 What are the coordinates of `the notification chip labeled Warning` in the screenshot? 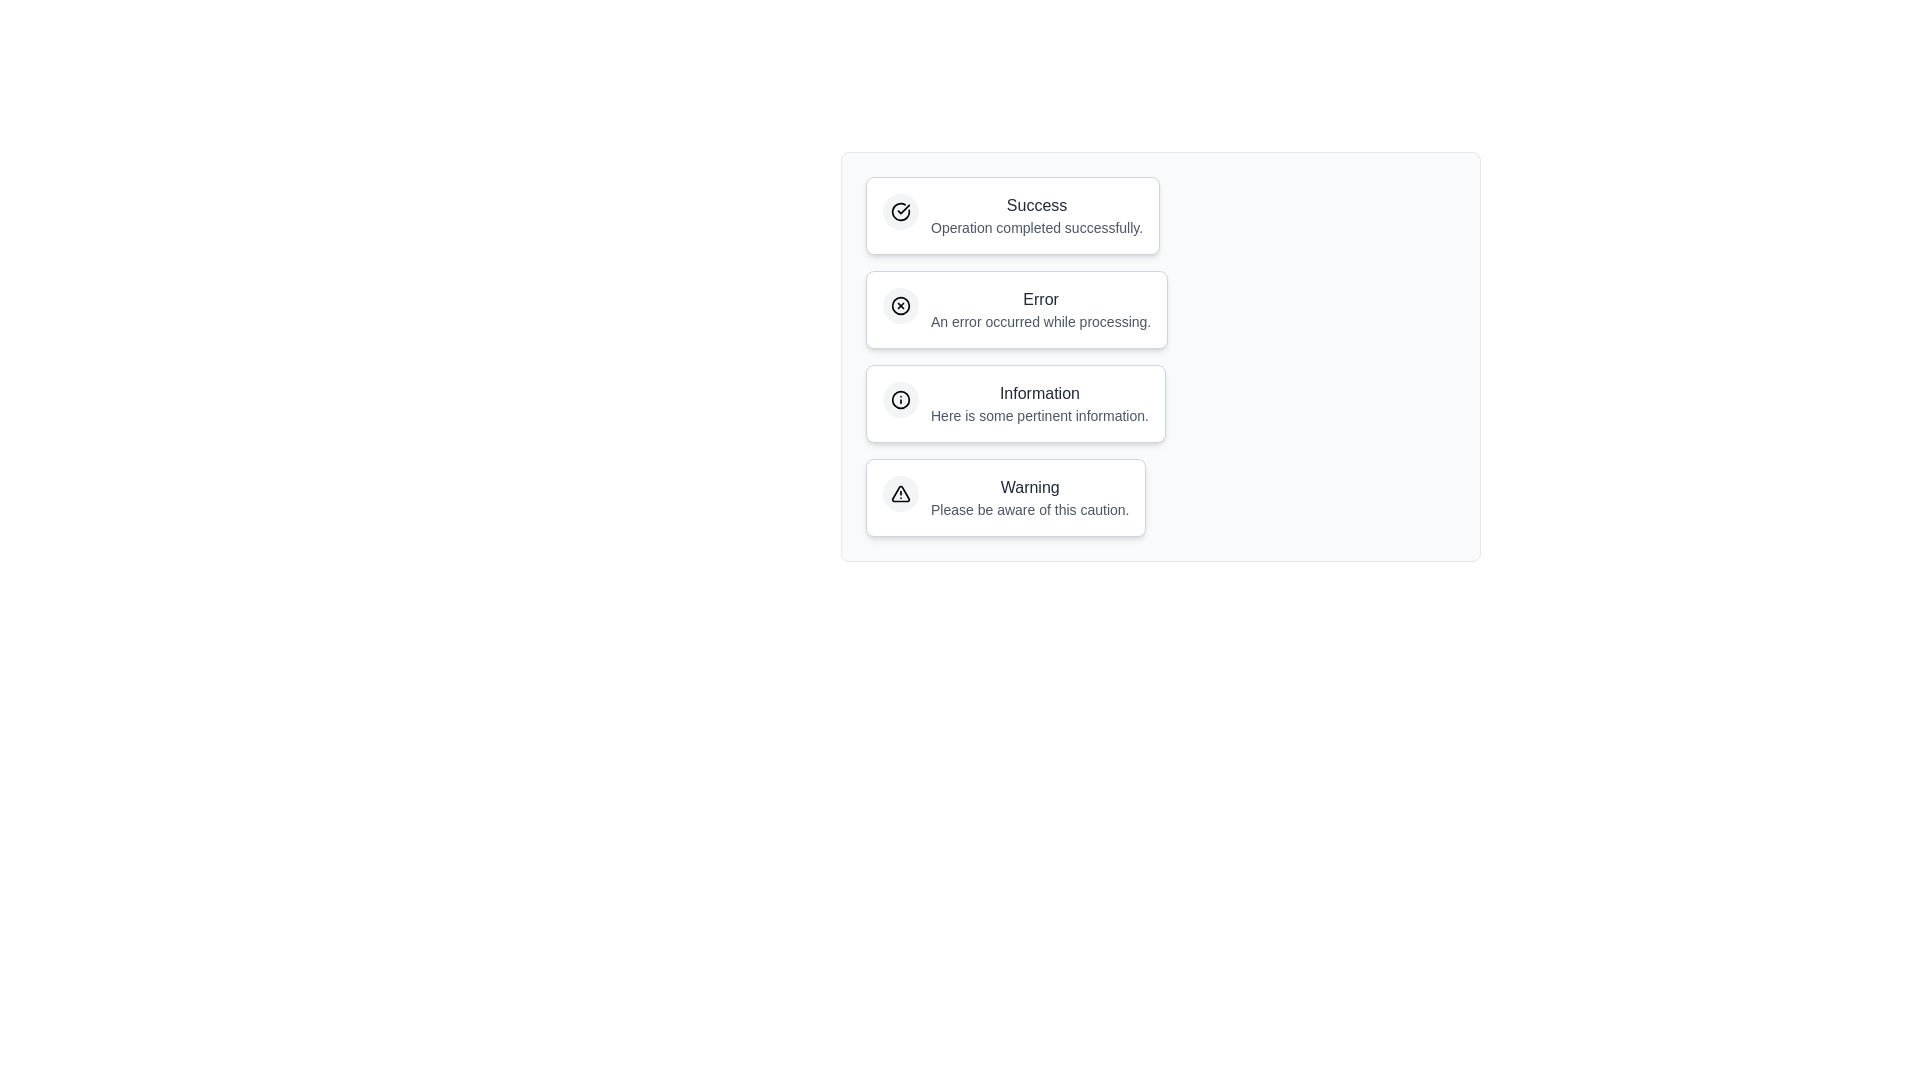 It's located at (1006, 496).